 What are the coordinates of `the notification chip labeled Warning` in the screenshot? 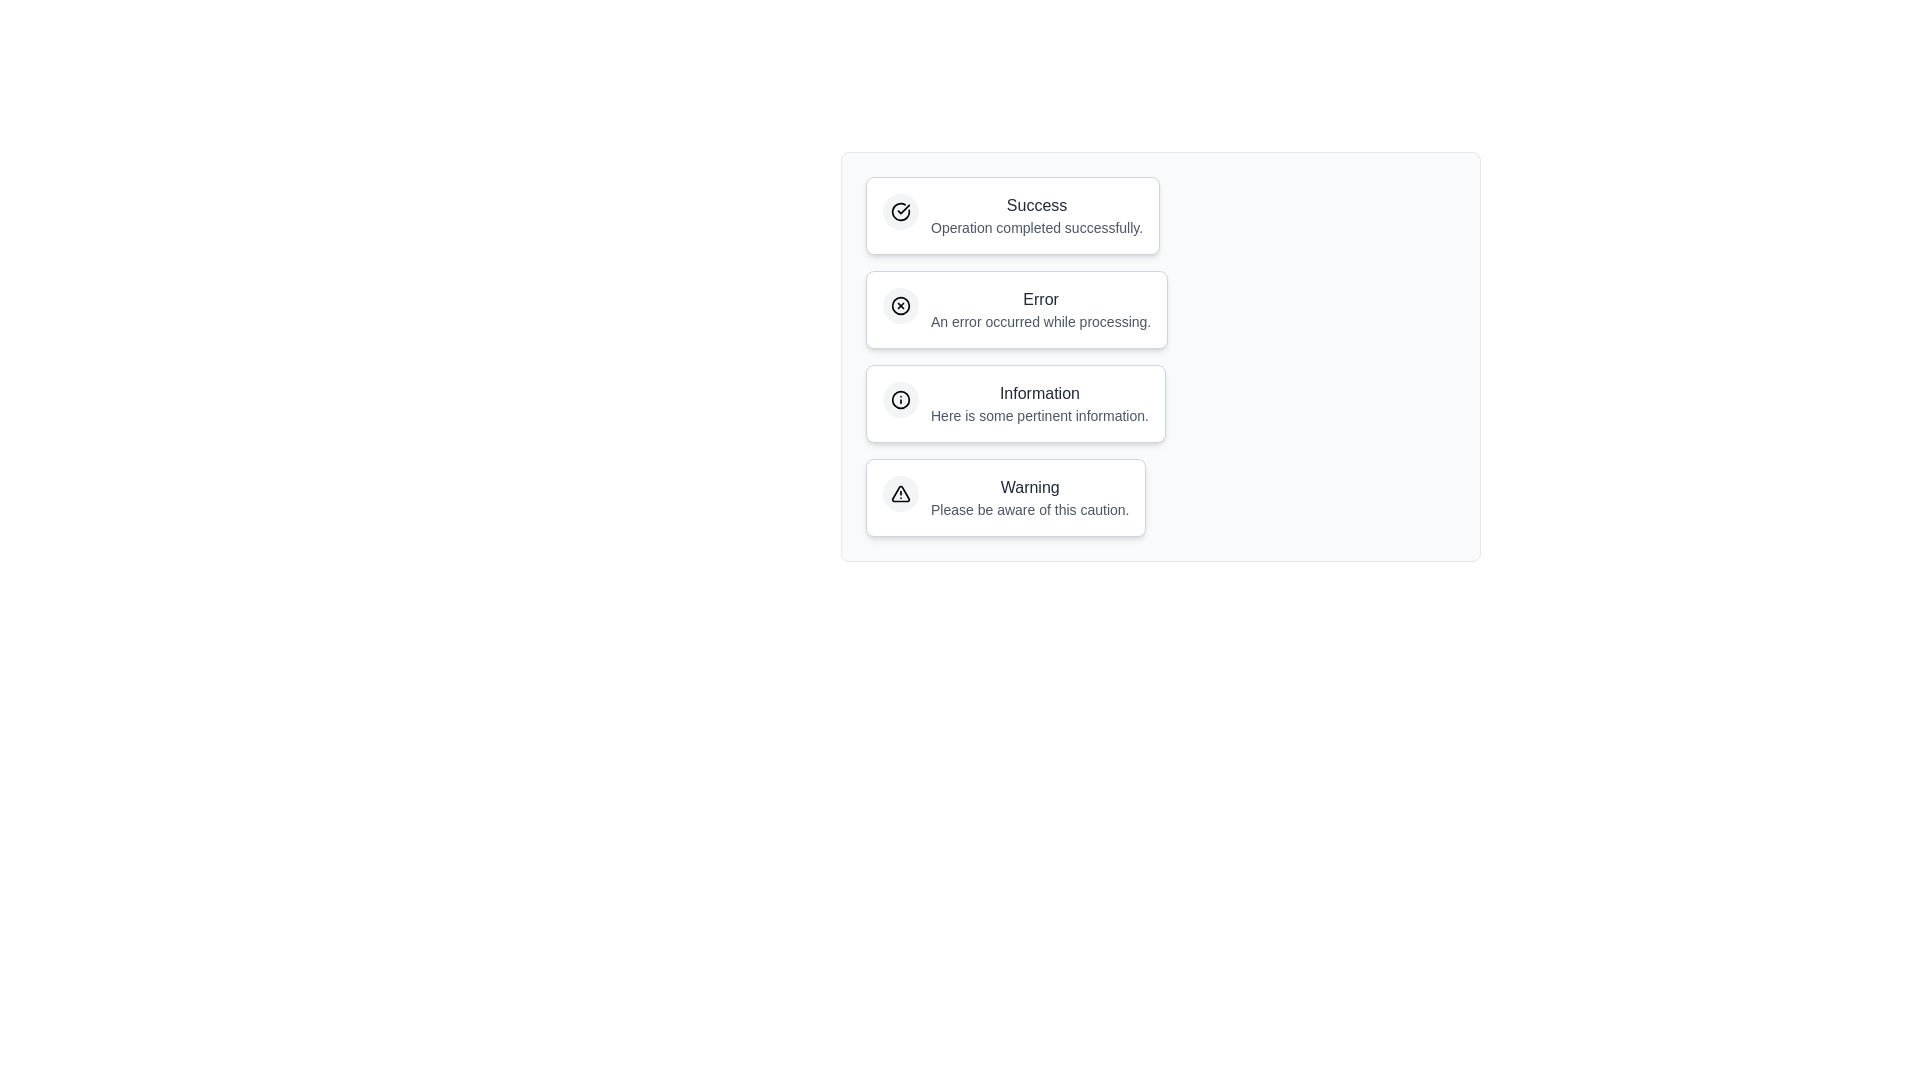 It's located at (1006, 496).